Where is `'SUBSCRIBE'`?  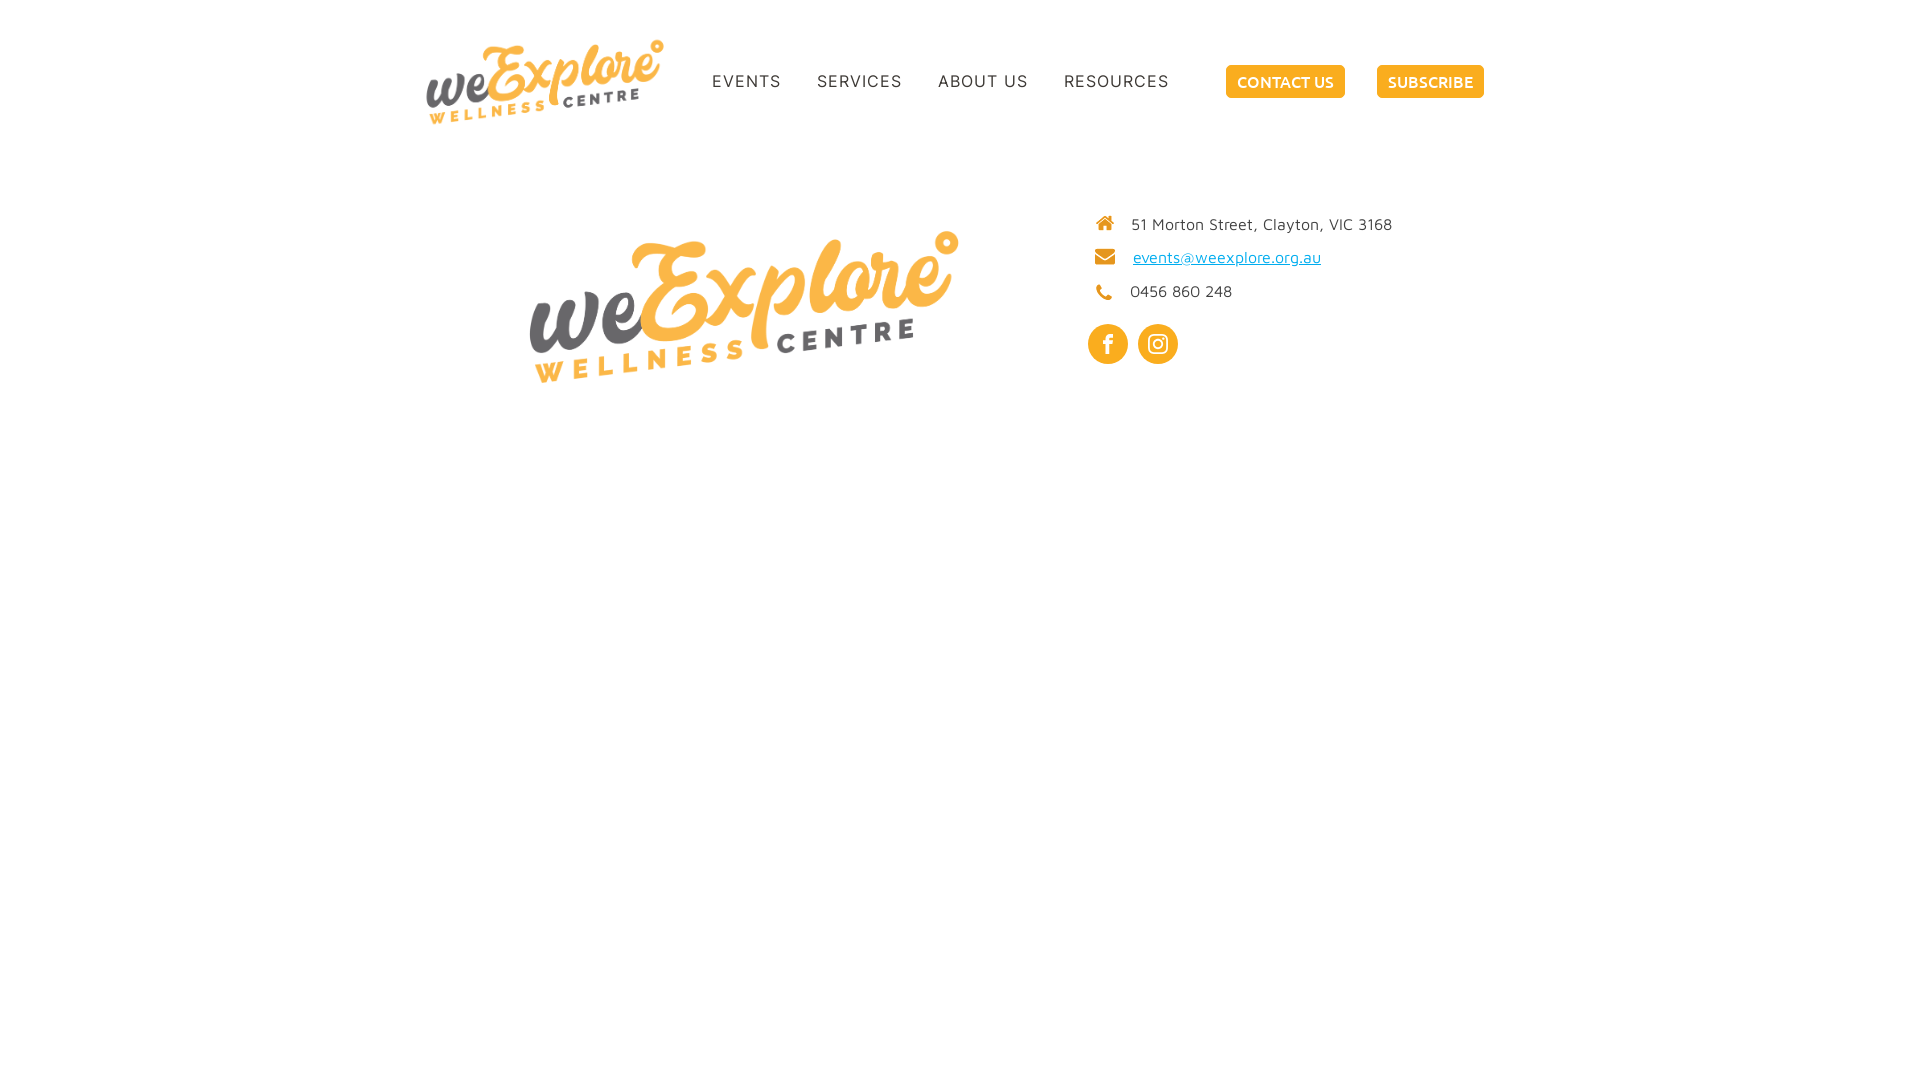
'SUBSCRIBE' is located at coordinates (1429, 80).